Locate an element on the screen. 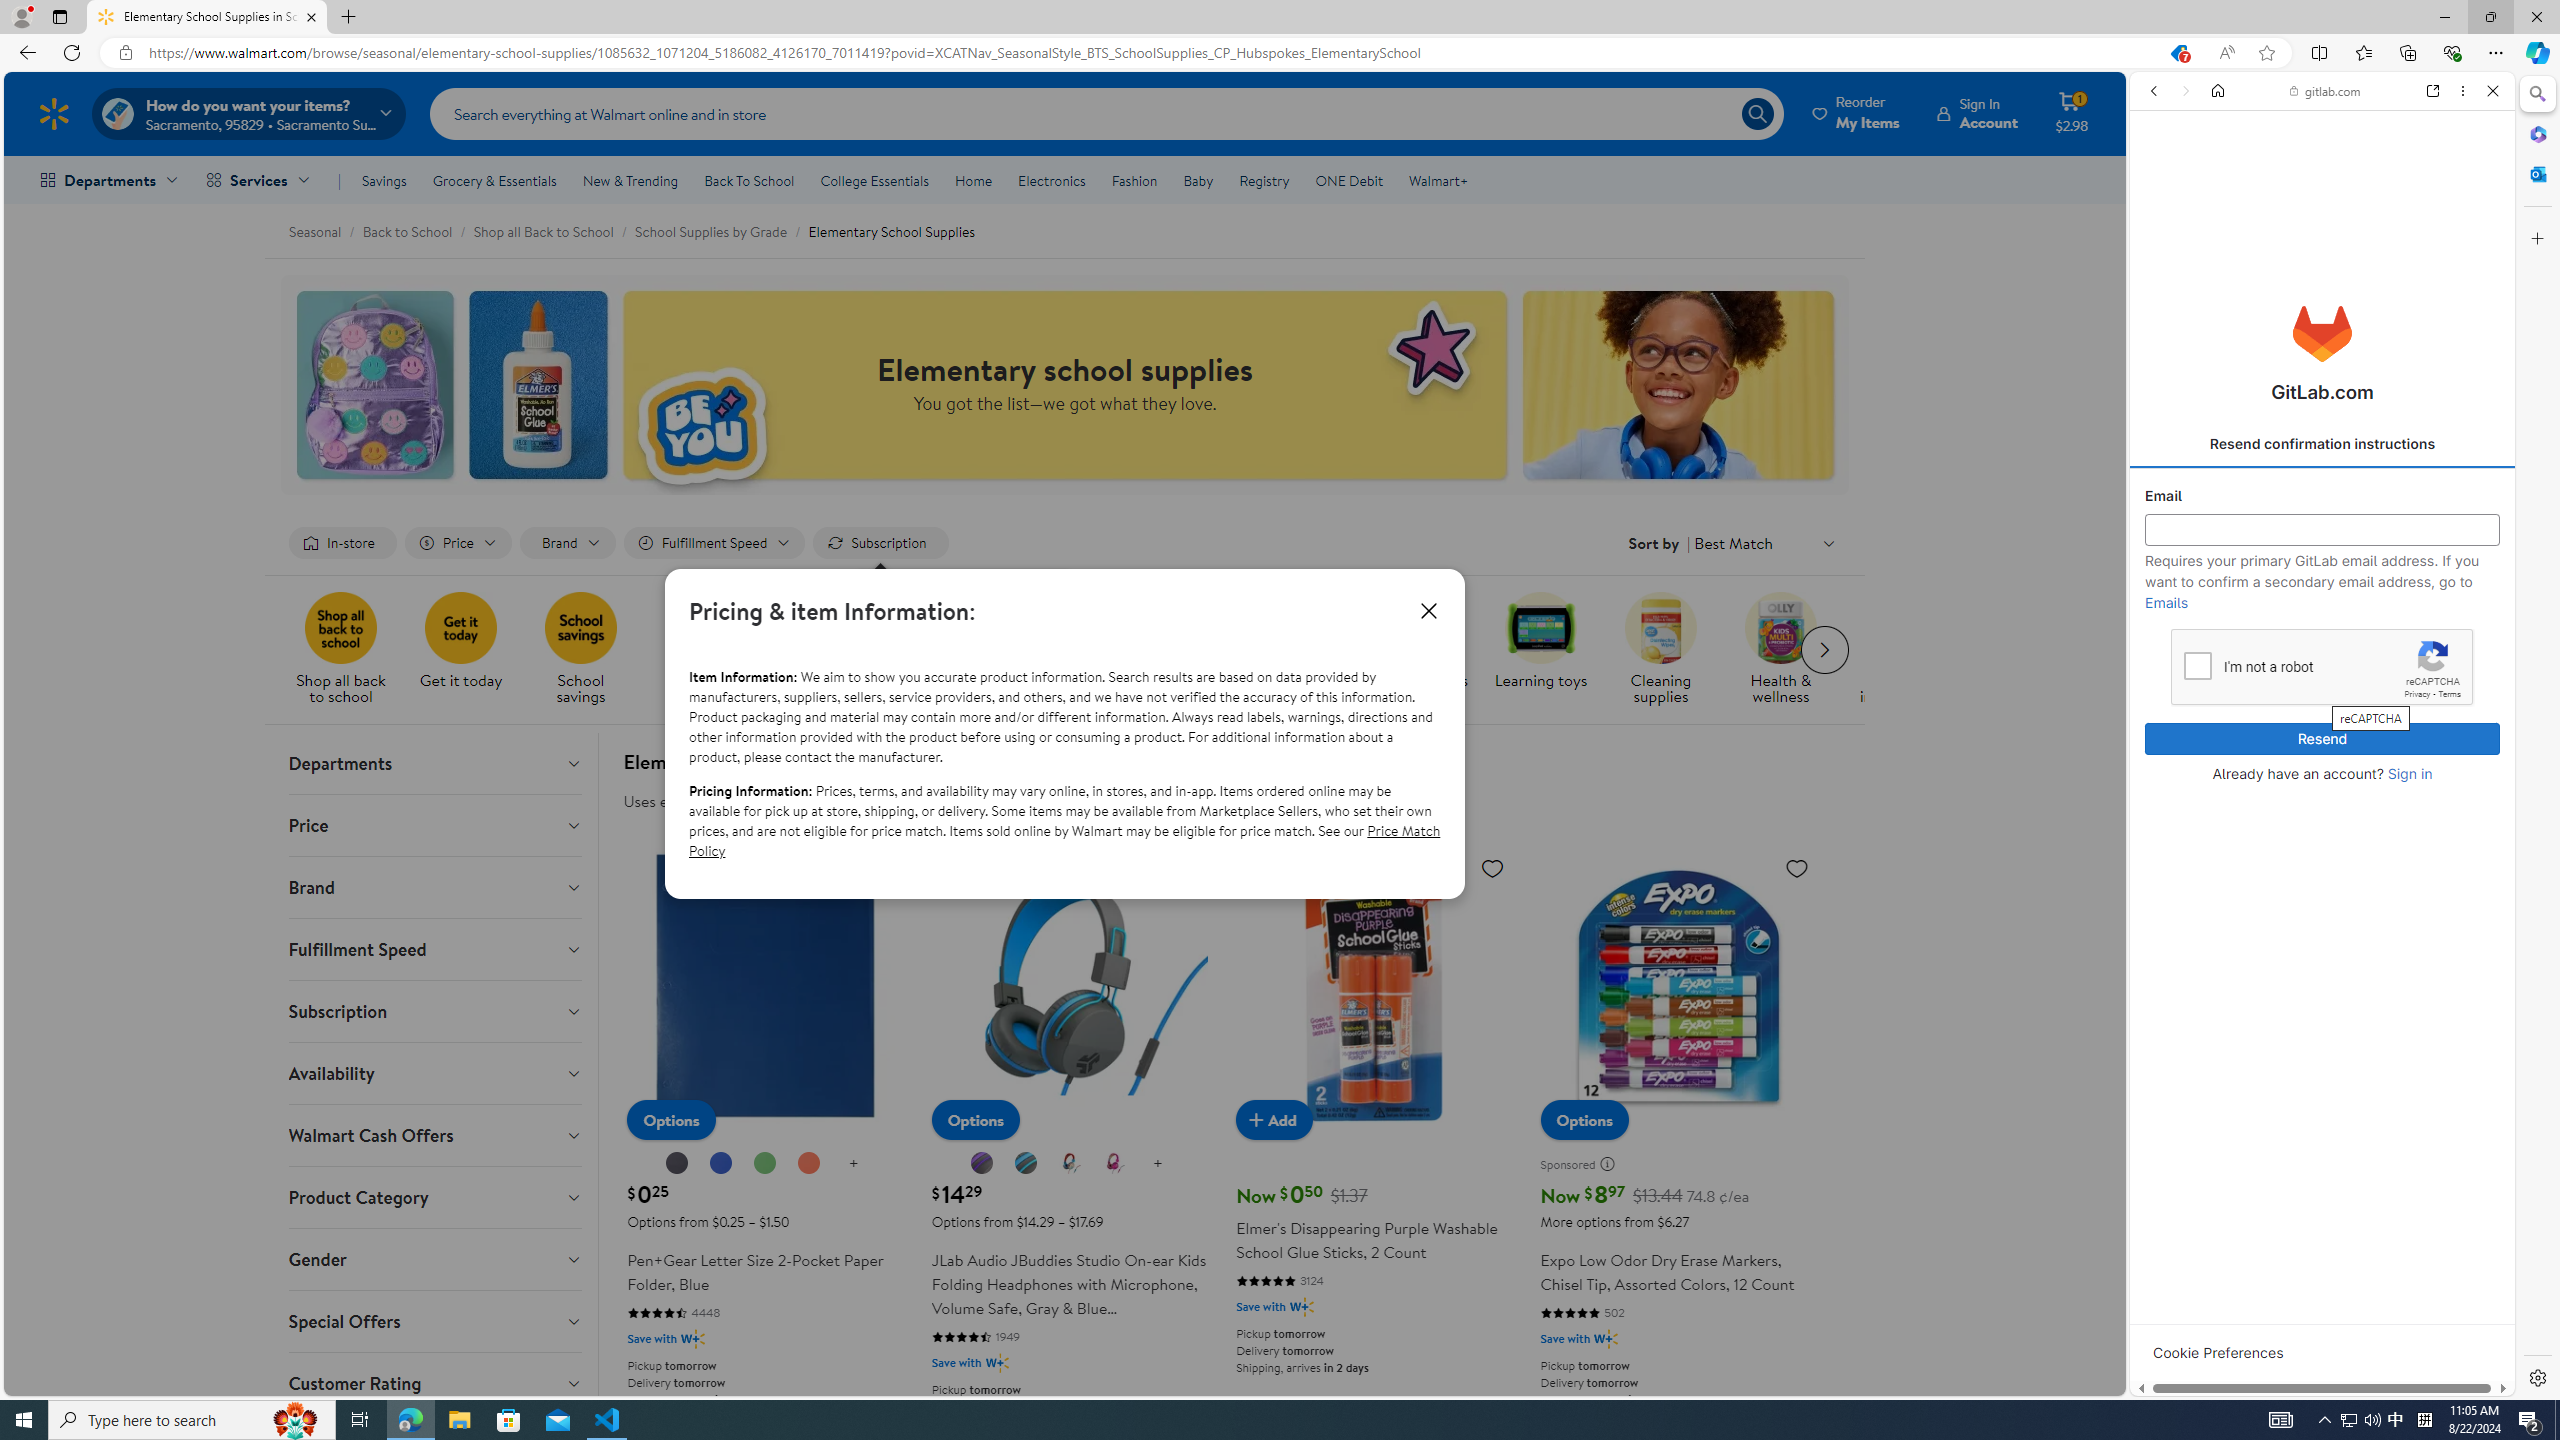  'Sign in' is located at coordinates (2408, 773).